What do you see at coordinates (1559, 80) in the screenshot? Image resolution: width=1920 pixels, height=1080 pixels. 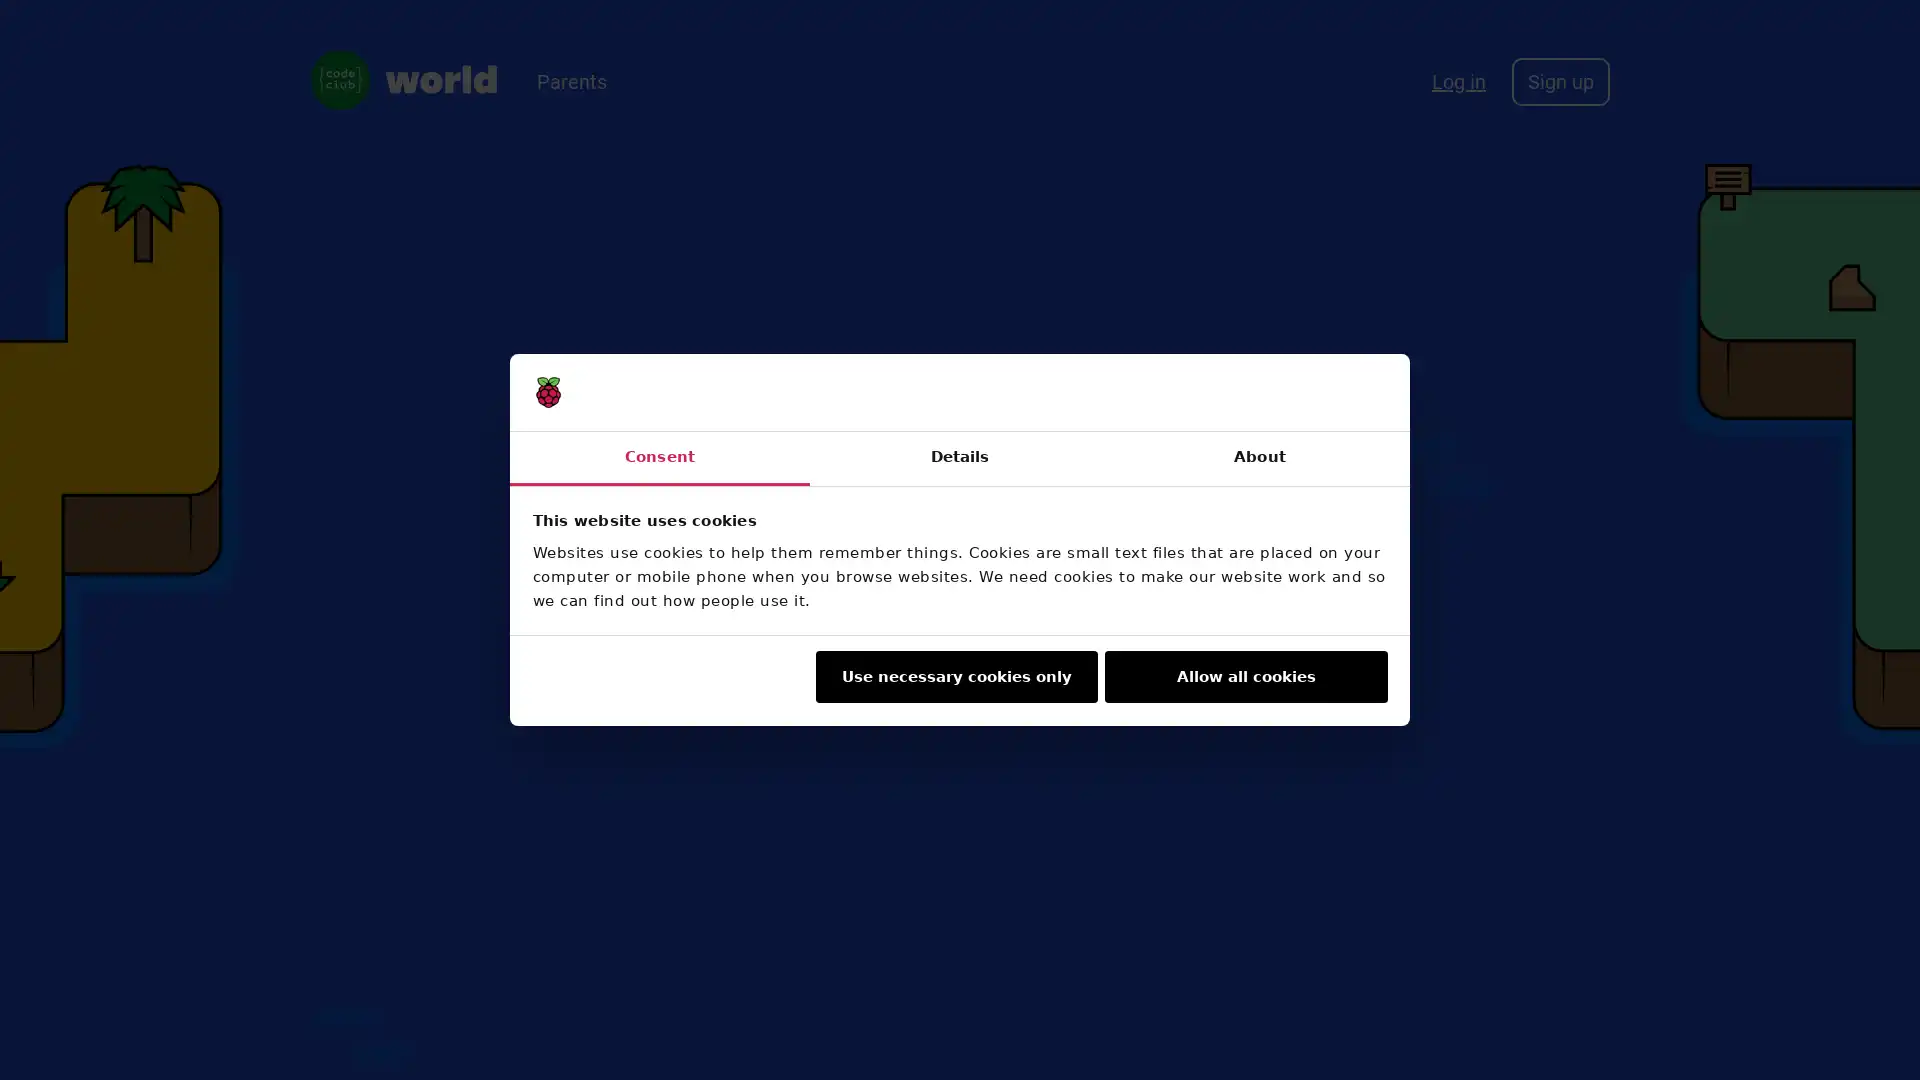 I see `Sign up` at bounding box center [1559, 80].